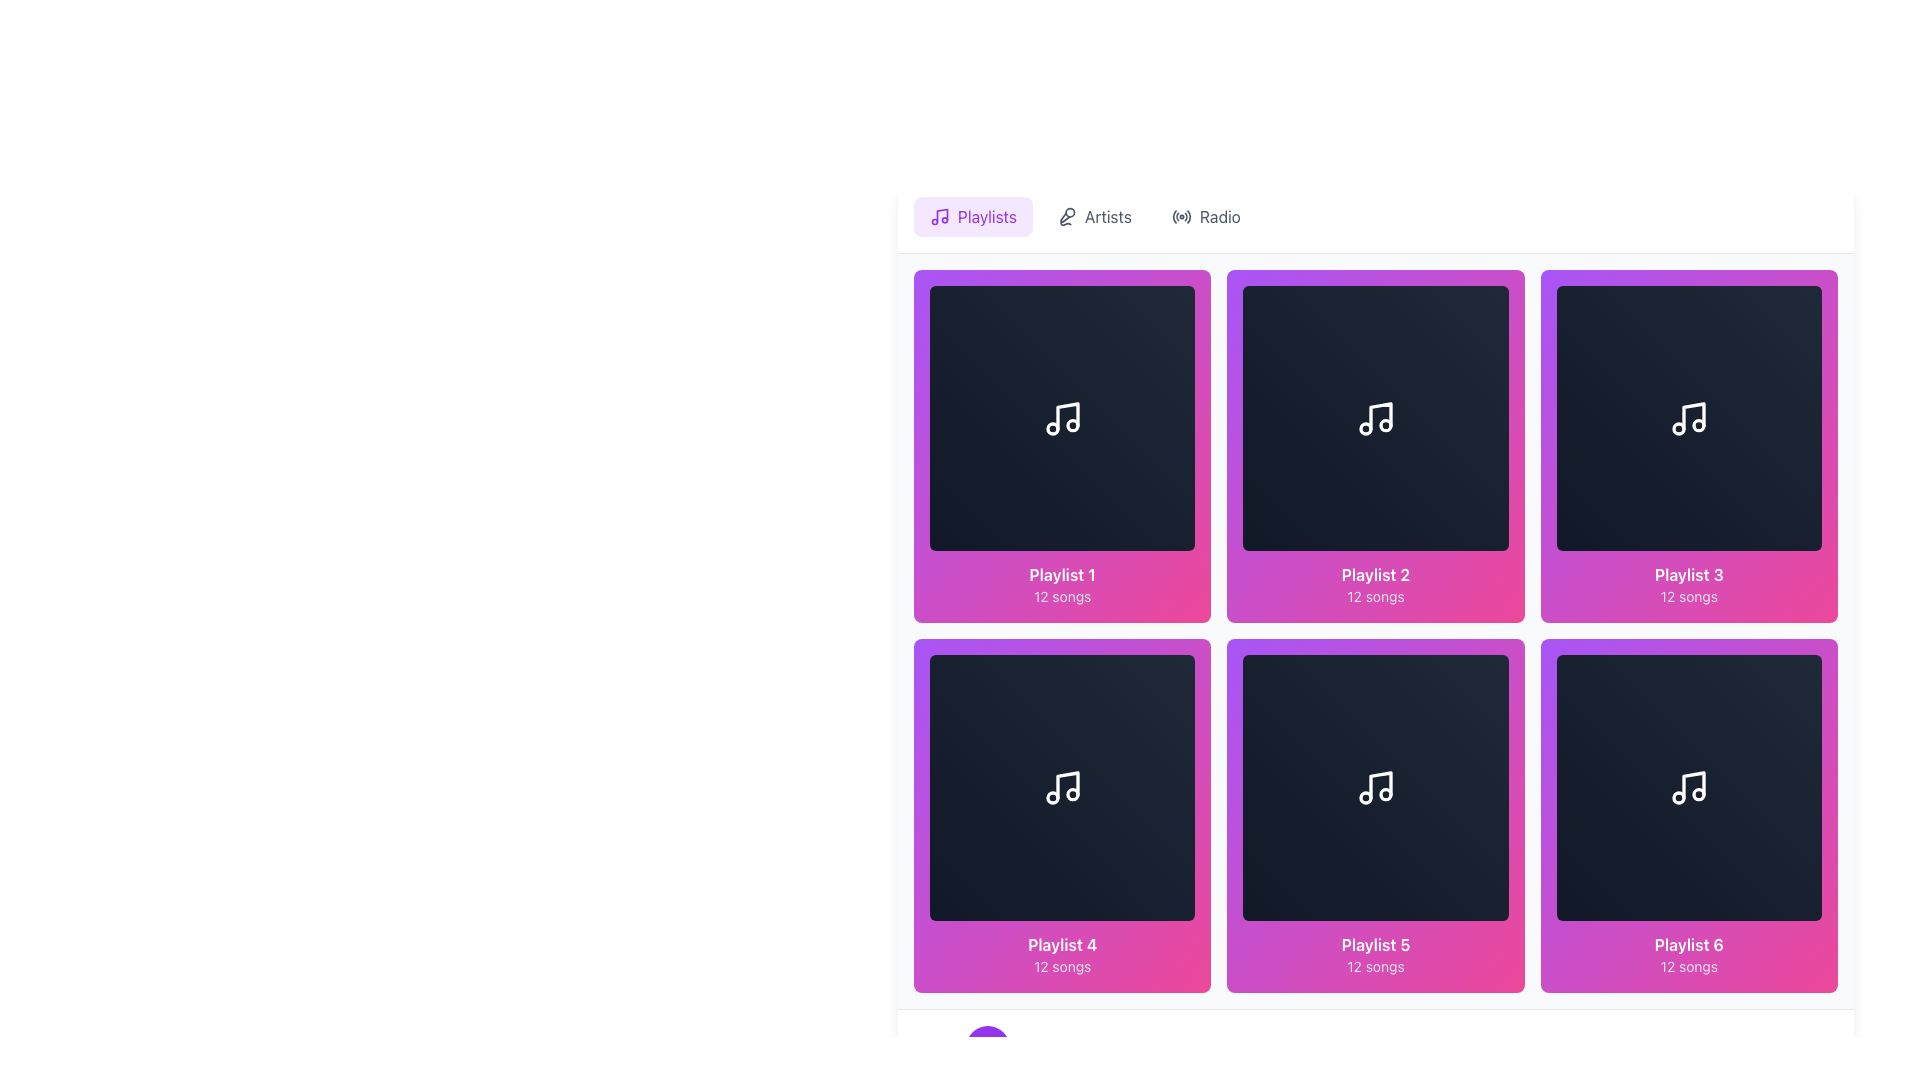  Describe the element at coordinates (1375, 816) in the screenshot. I see `the clickable card that leads to 'Playlist 5' located in the second row, third column of the grid layout` at that location.